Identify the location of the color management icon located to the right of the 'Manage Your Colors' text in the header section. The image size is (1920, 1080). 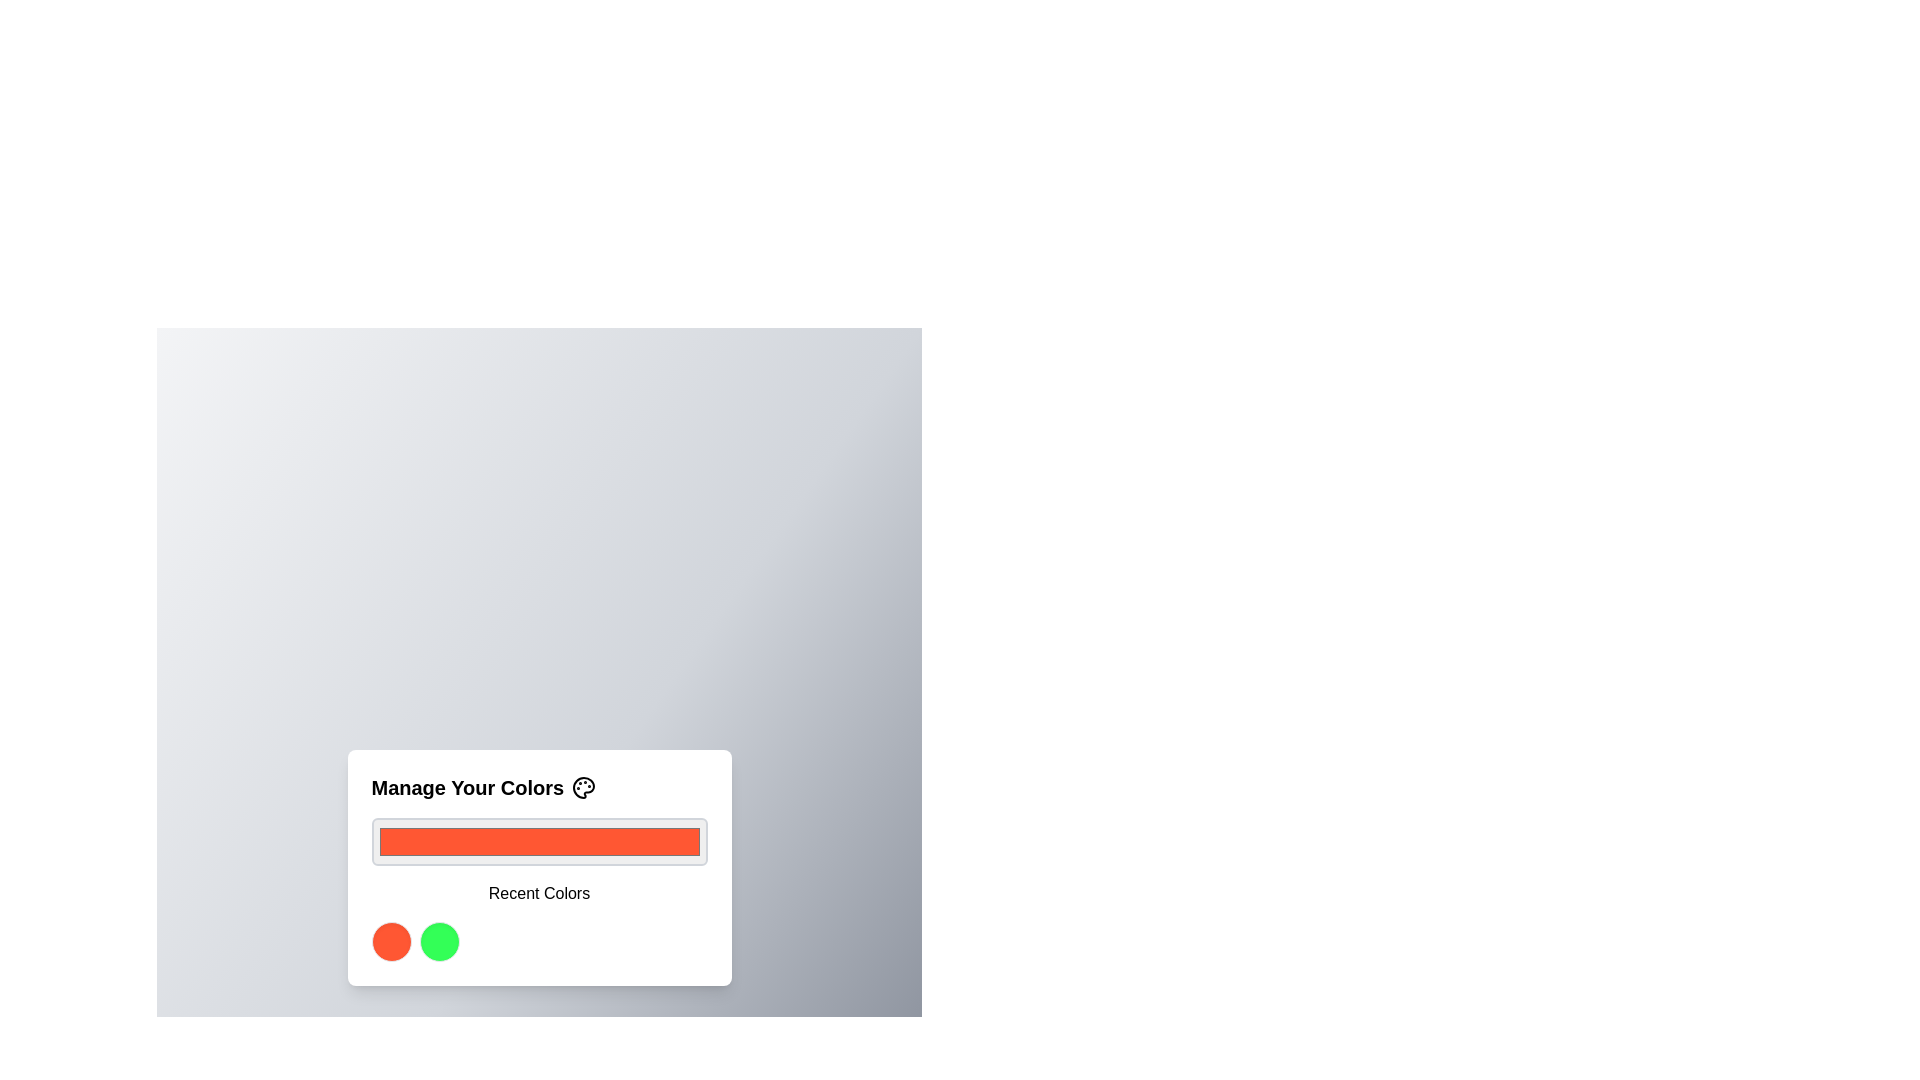
(583, 786).